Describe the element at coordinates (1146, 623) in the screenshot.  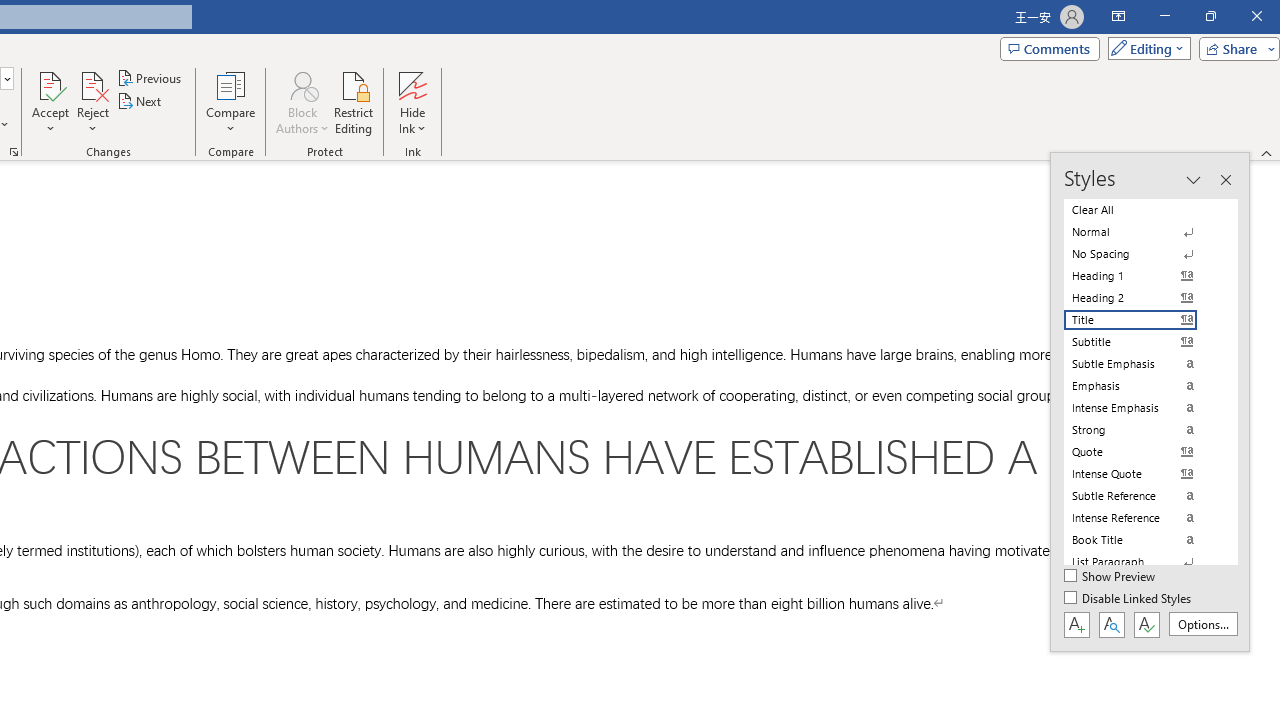
I see `'Class: NetUIButton'` at that location.